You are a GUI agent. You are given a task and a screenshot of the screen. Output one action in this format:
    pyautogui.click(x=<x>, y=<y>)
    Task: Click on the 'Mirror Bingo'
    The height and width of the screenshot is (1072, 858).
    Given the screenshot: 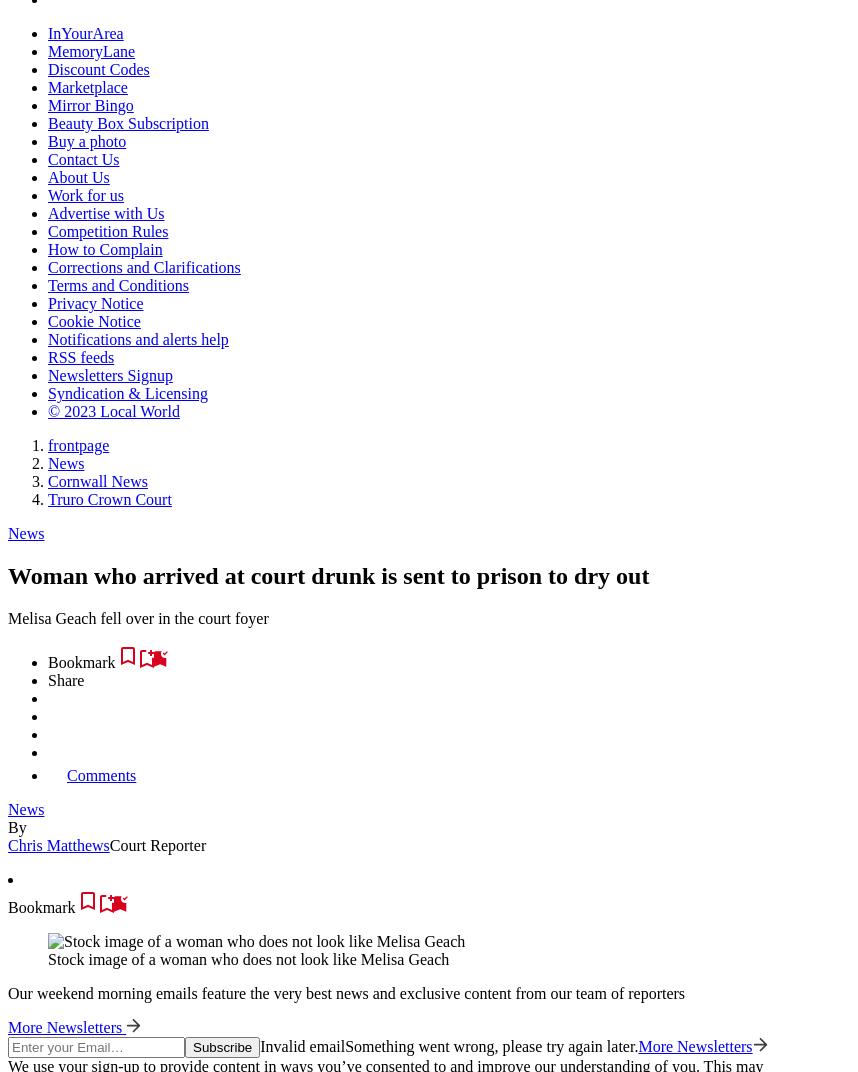 What is the action you would take?
    pyautogui.click(x=46, y=105)
    